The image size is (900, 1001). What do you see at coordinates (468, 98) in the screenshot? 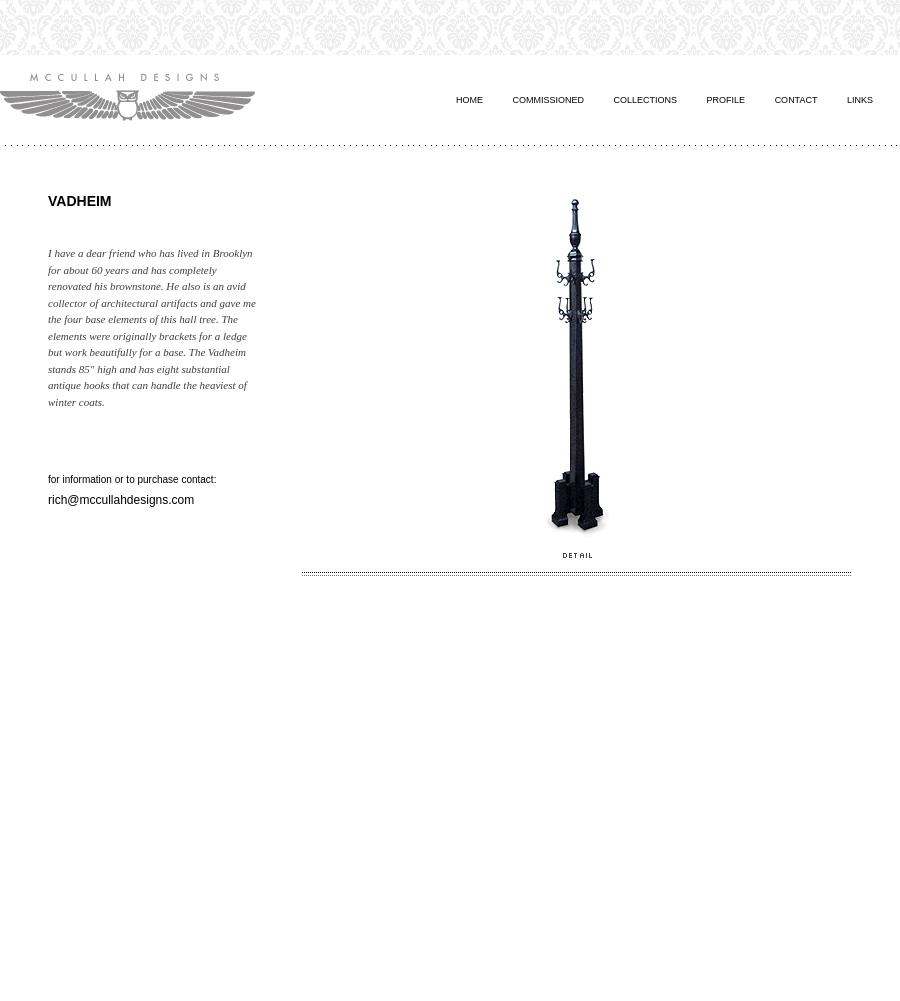
I see `'Home'` at bounding box center [468, 98].